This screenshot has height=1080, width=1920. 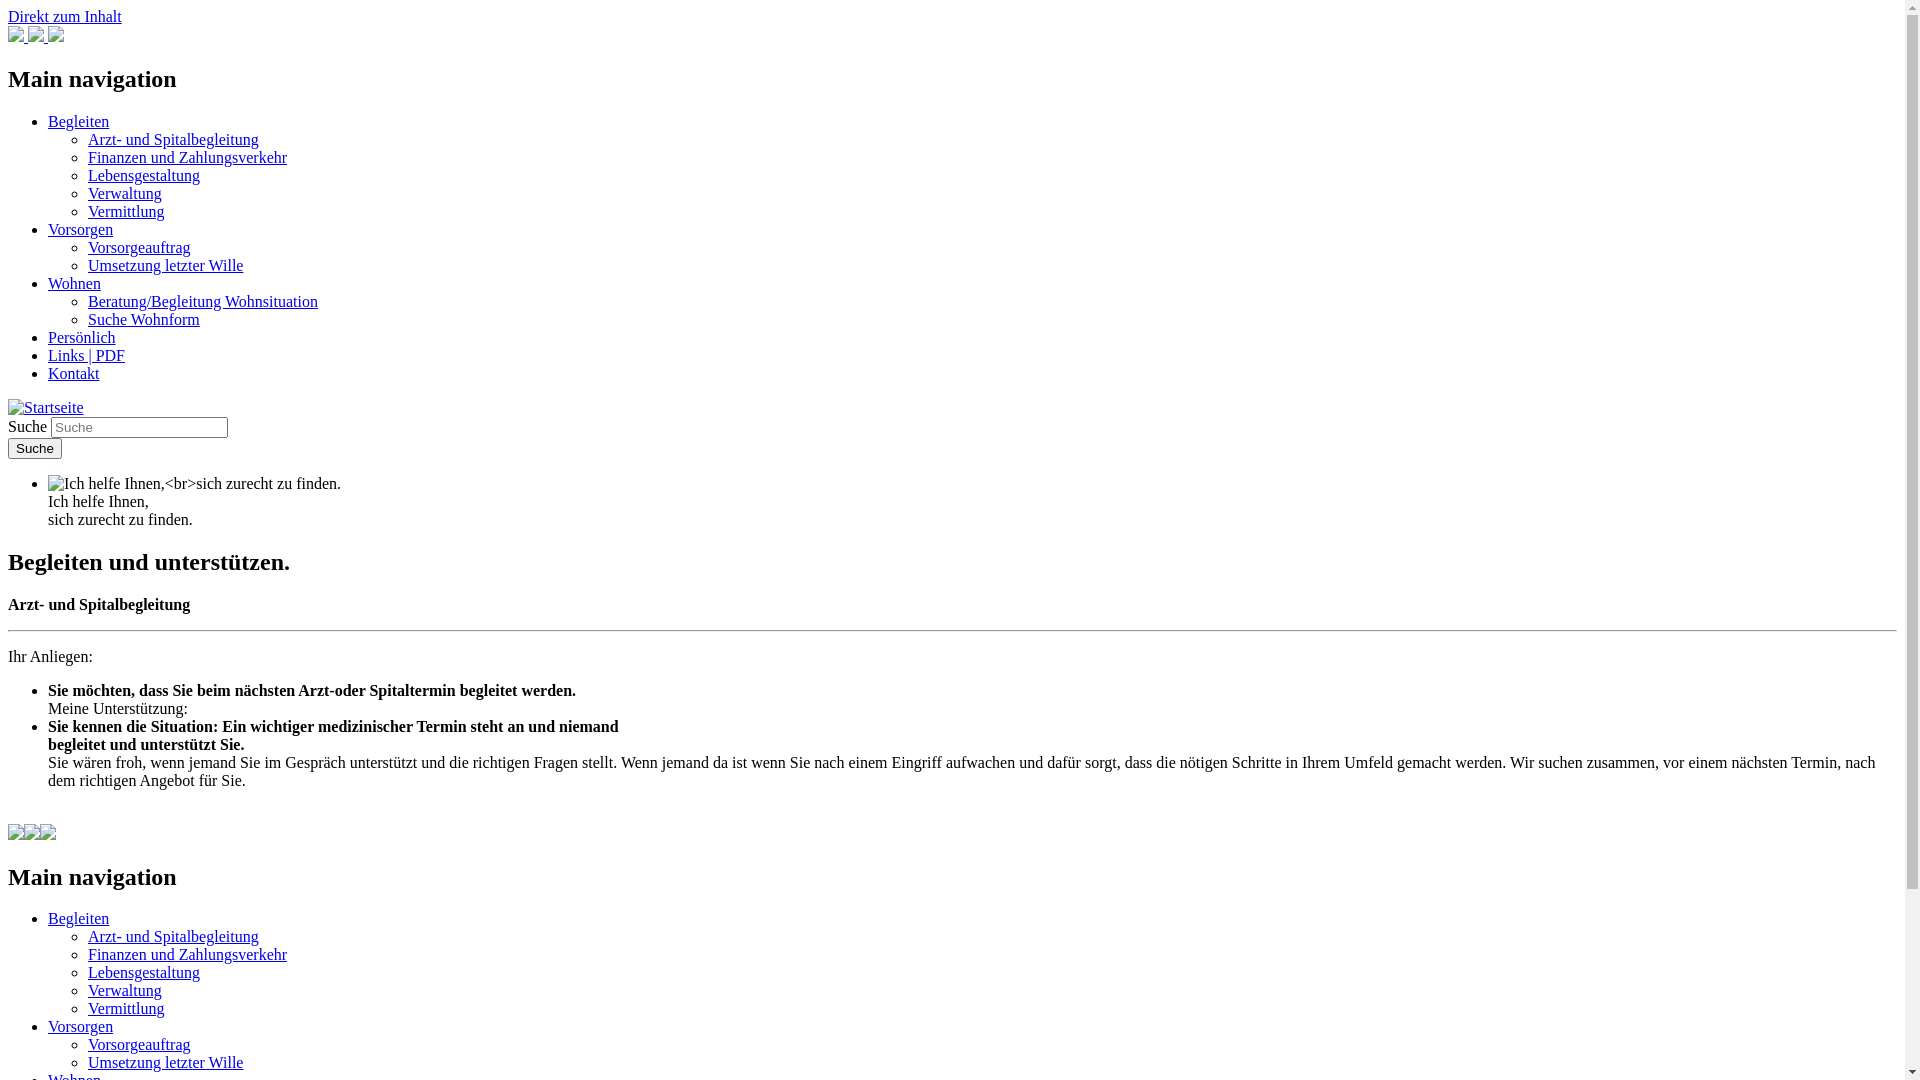 I want to click on 'Begleiten', so click(x=48, y=121).